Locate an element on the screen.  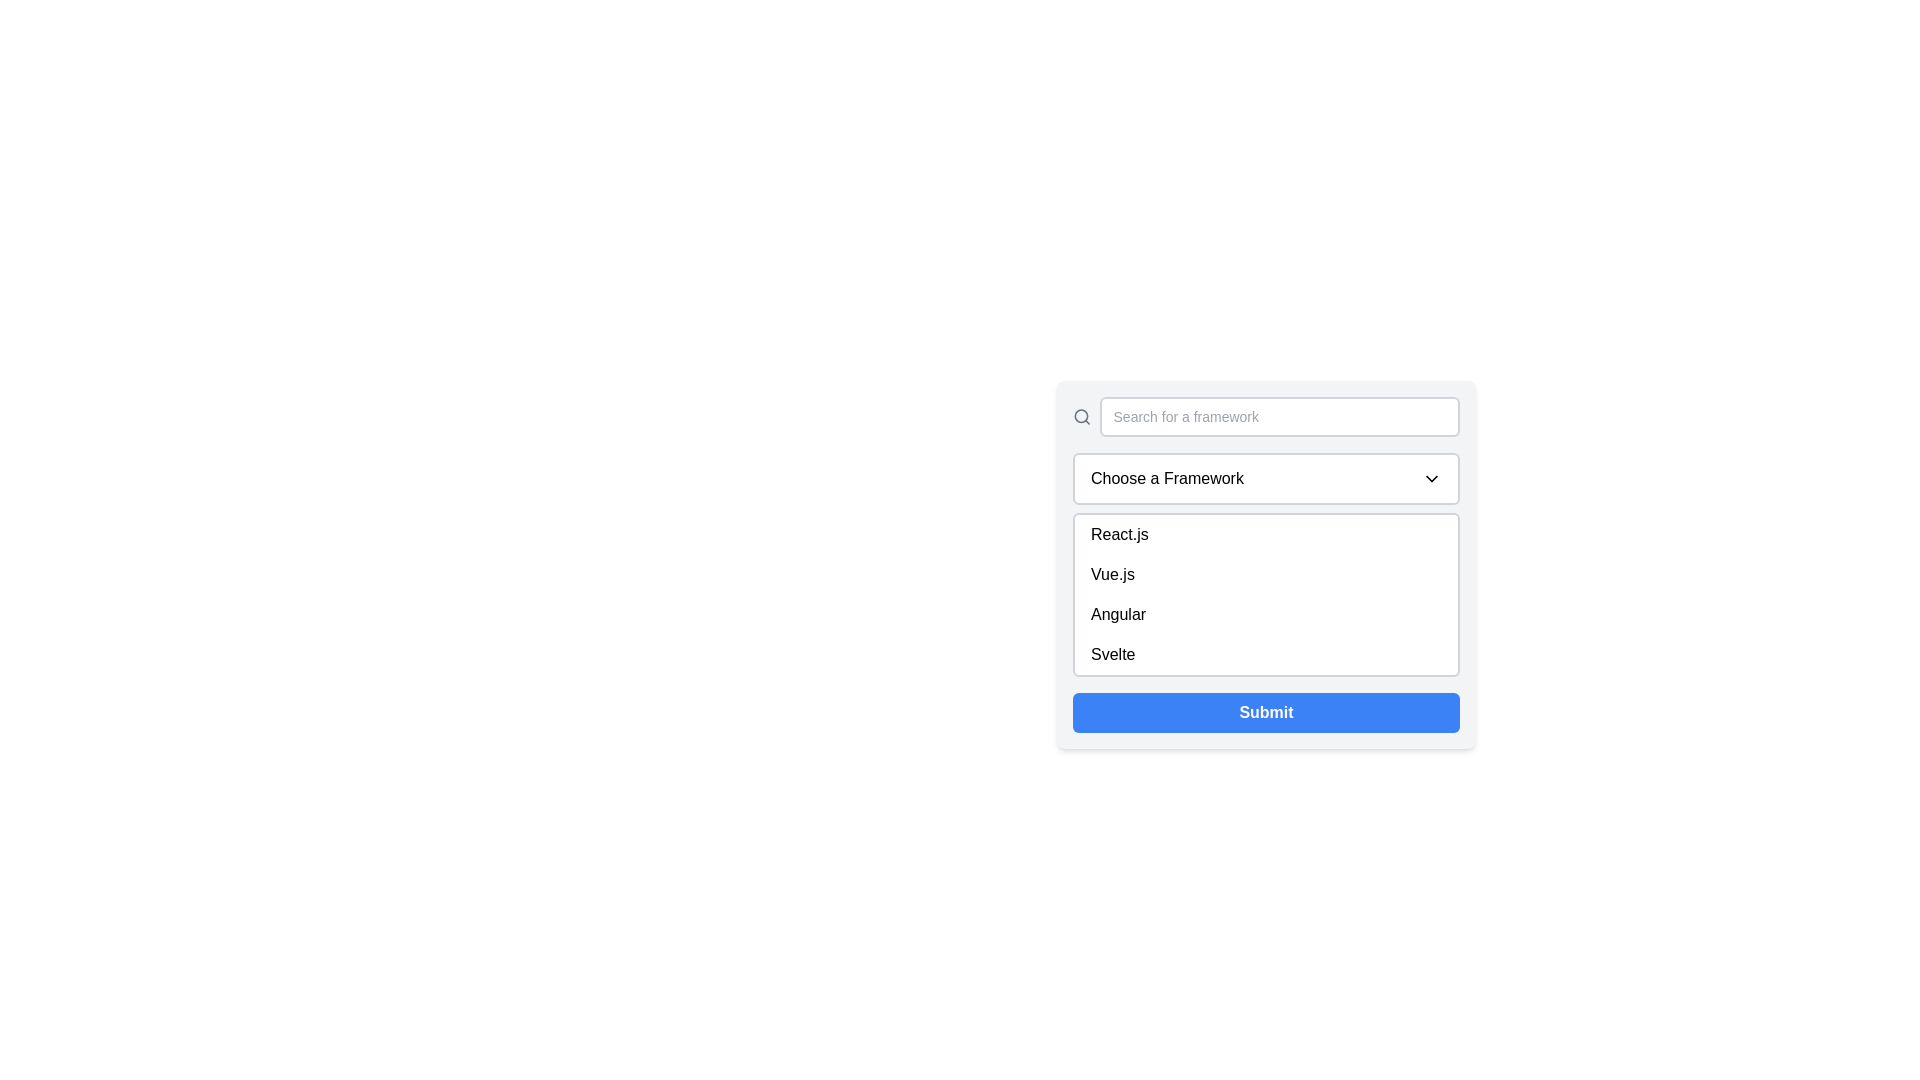
the third item in the dropdown list that allows the selection of 'Angular', located between 'Vue.js' and 'Svelte' is located at coordinates (1265, 613).